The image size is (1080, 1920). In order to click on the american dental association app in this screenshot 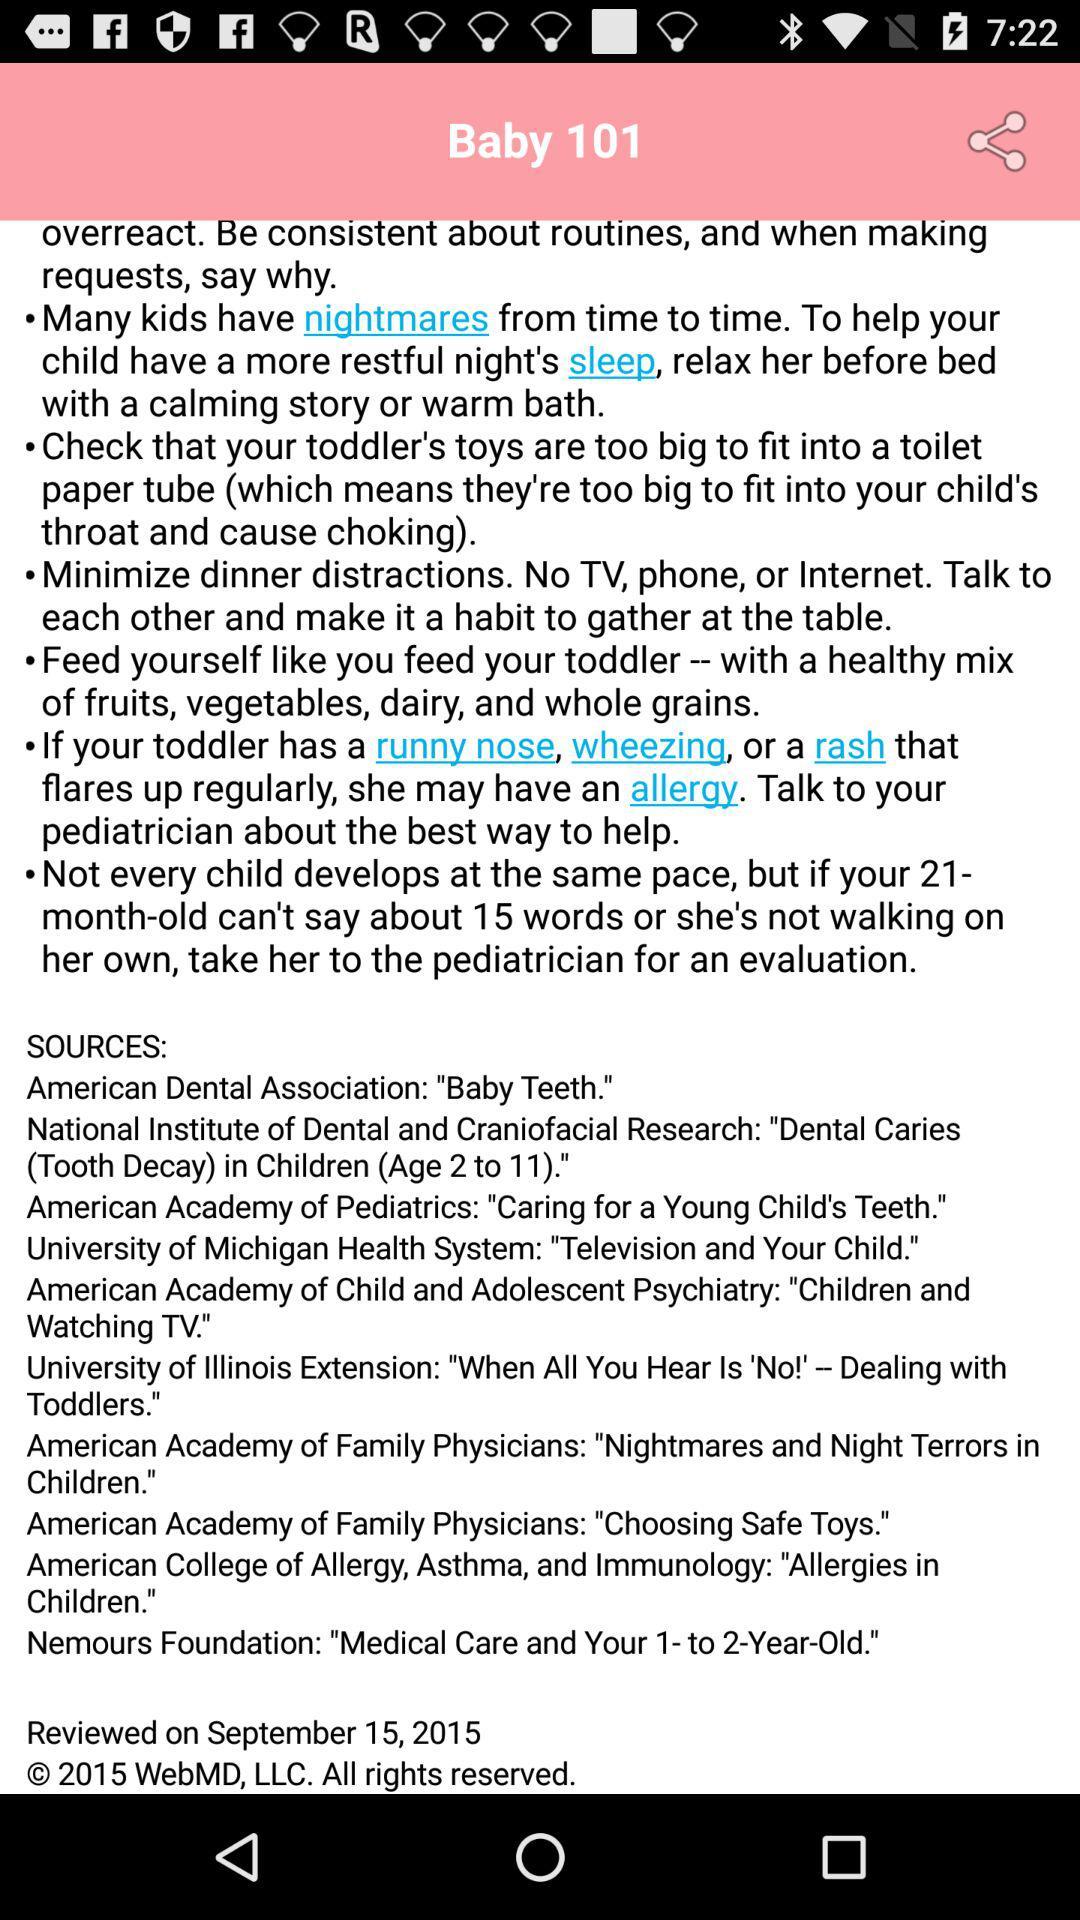, I will do `click(540, 1085)`.